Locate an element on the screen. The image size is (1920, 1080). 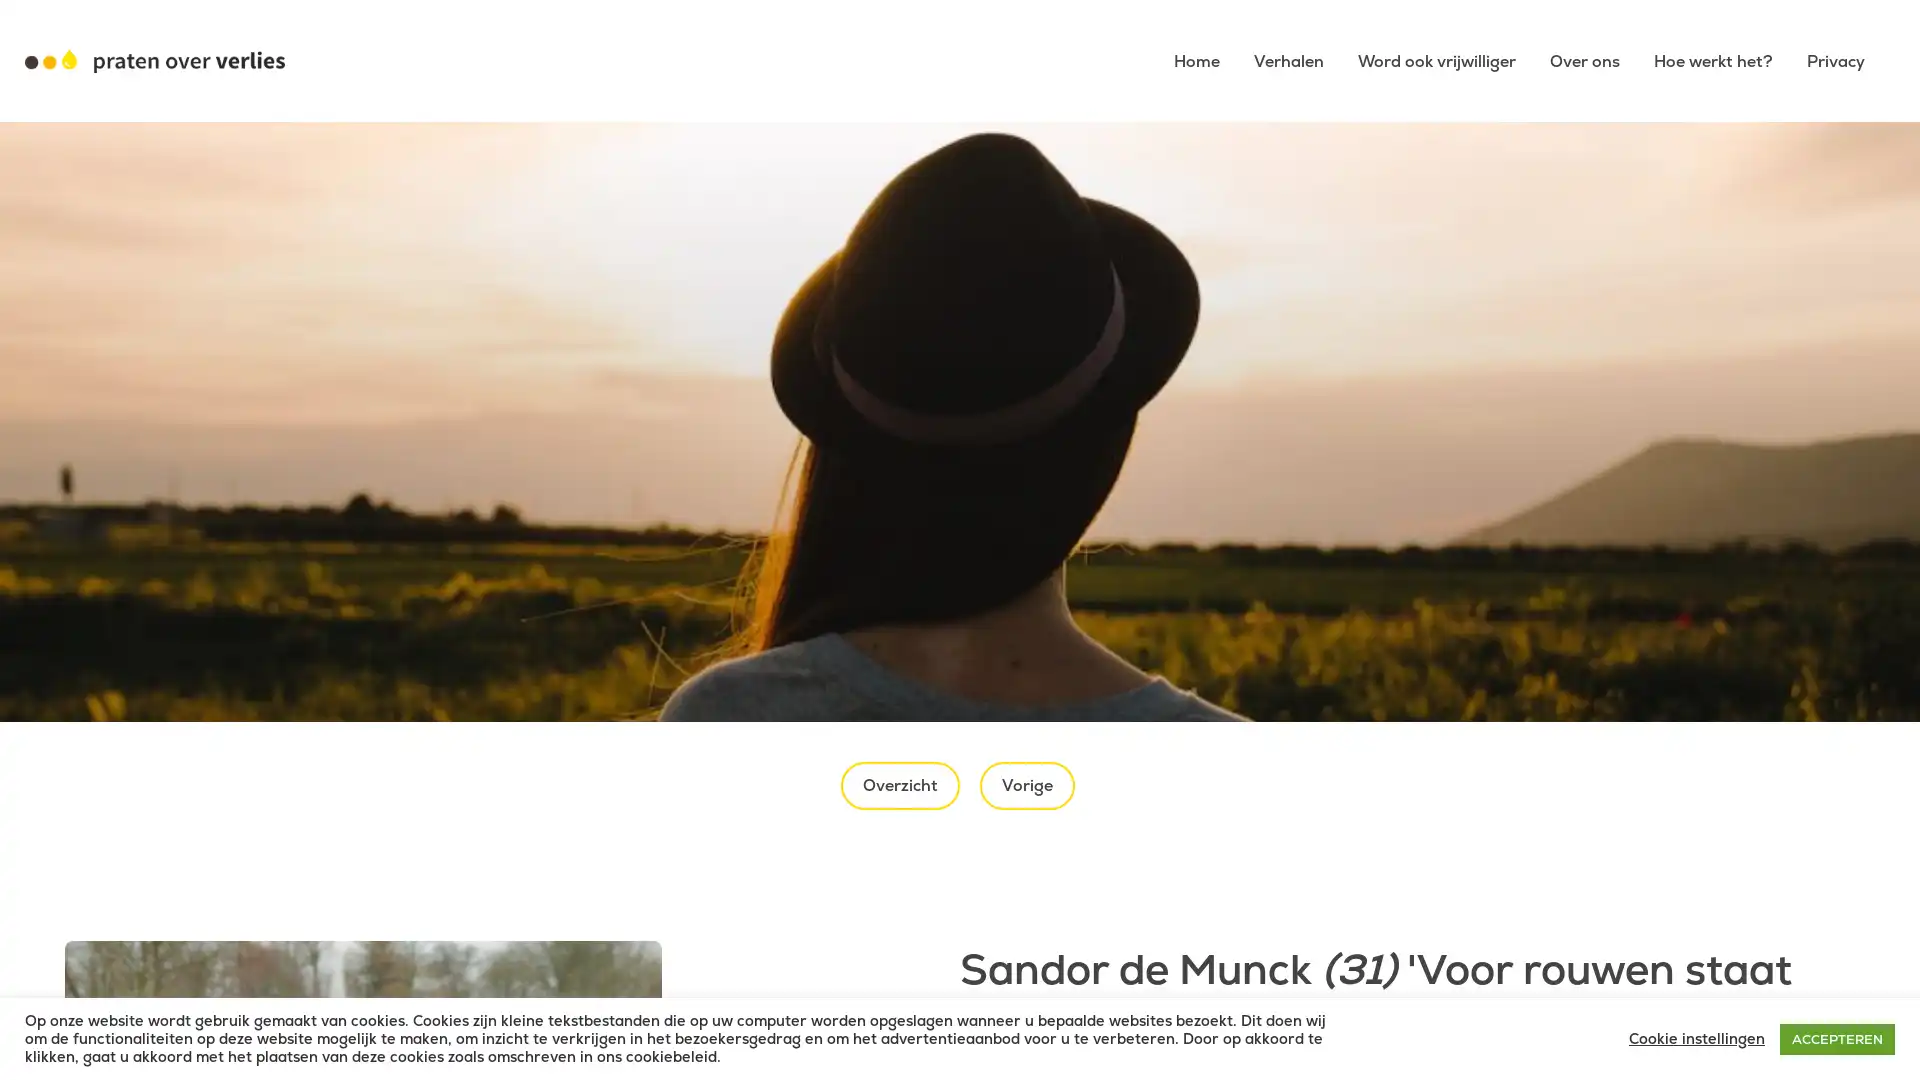
Cookie instellingen is located at coordinates (1696, 1037).